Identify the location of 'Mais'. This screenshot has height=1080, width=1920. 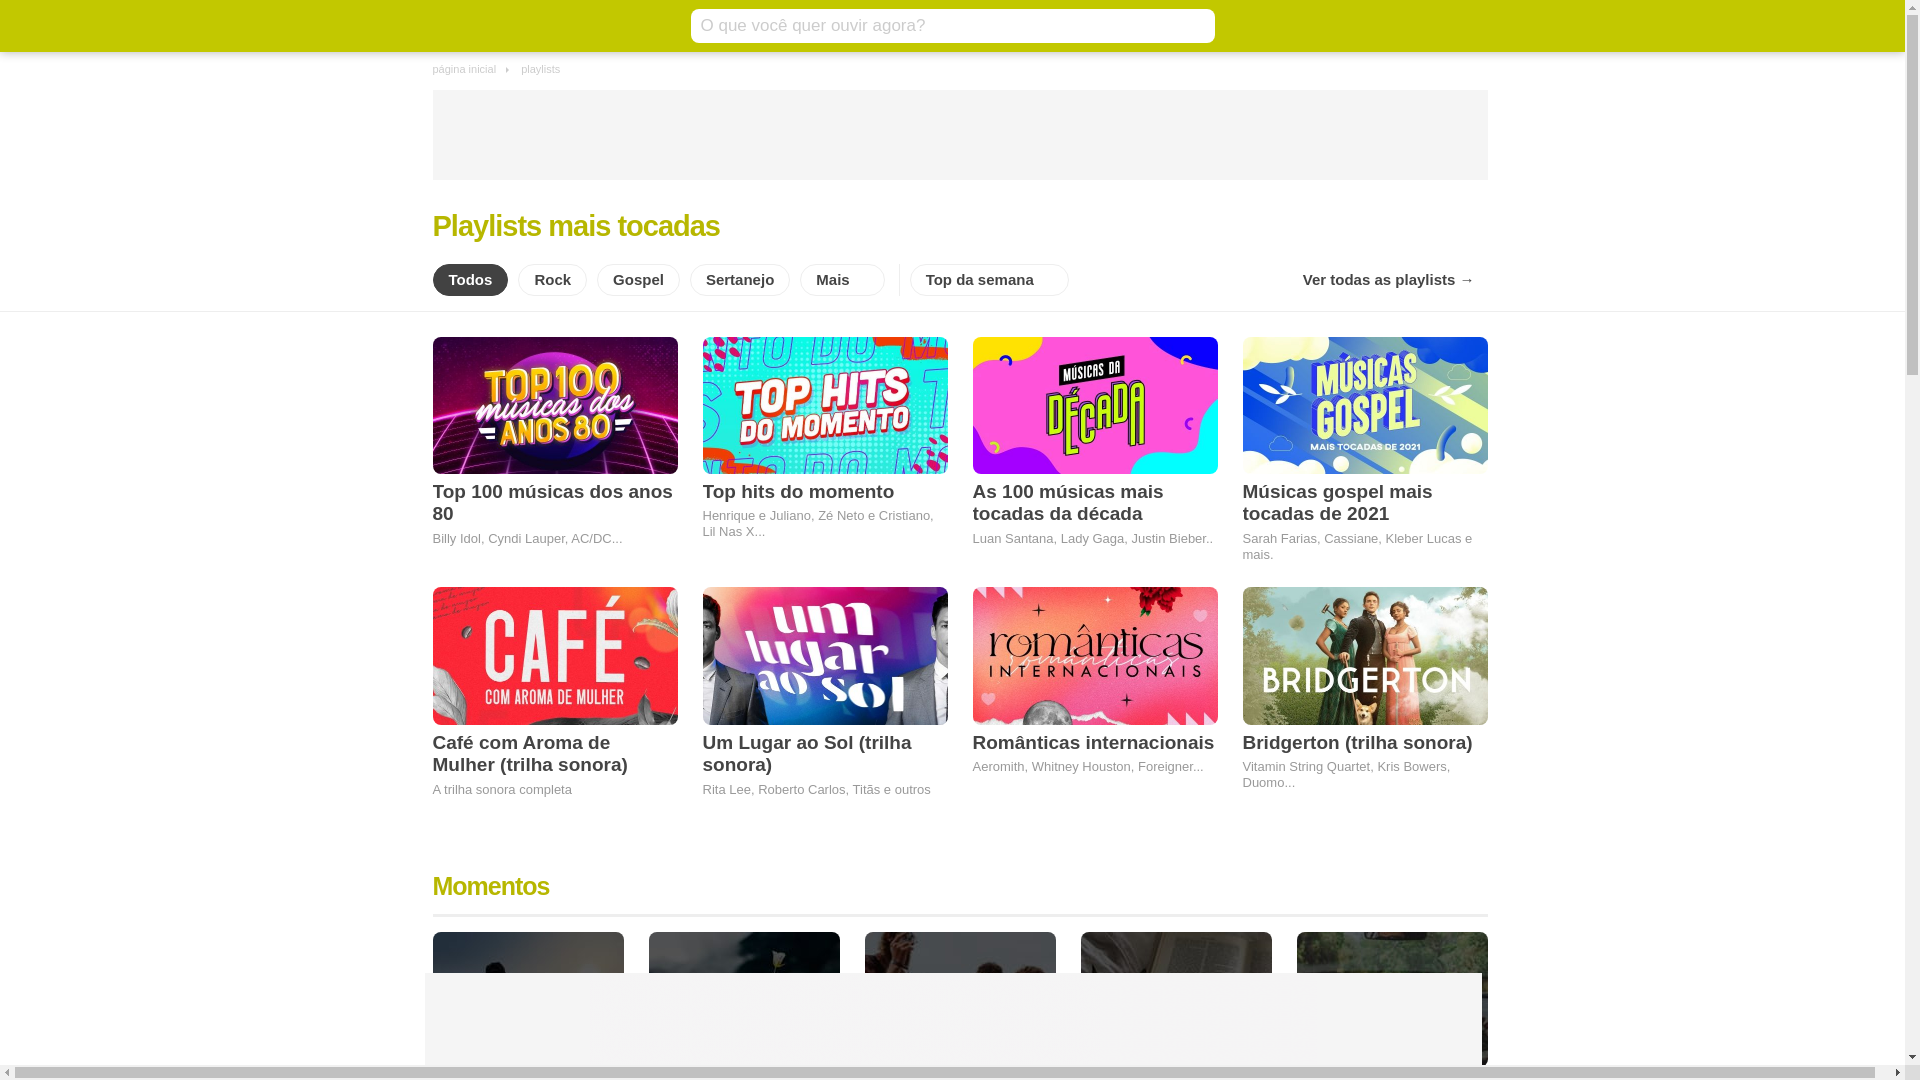
(841, 280).